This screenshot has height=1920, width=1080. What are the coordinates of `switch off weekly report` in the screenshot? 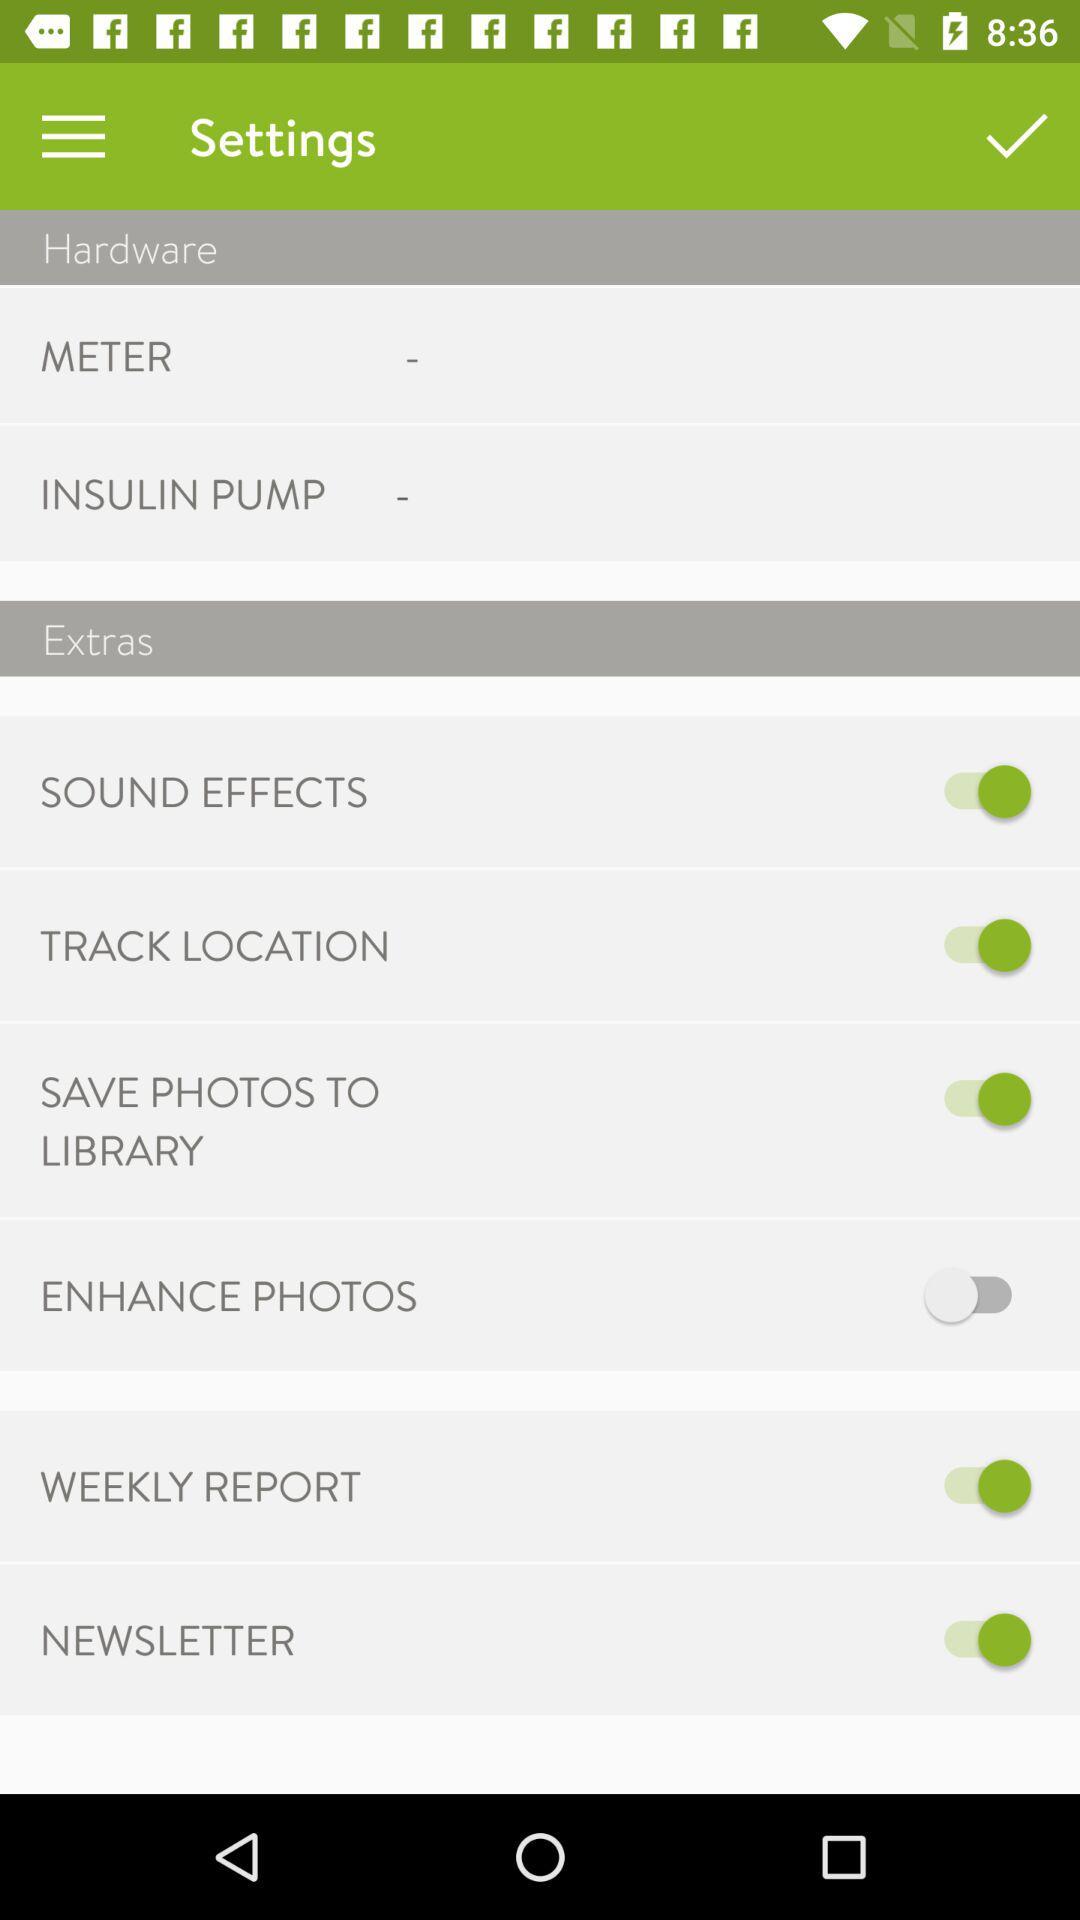 It's located at (747, 1486).